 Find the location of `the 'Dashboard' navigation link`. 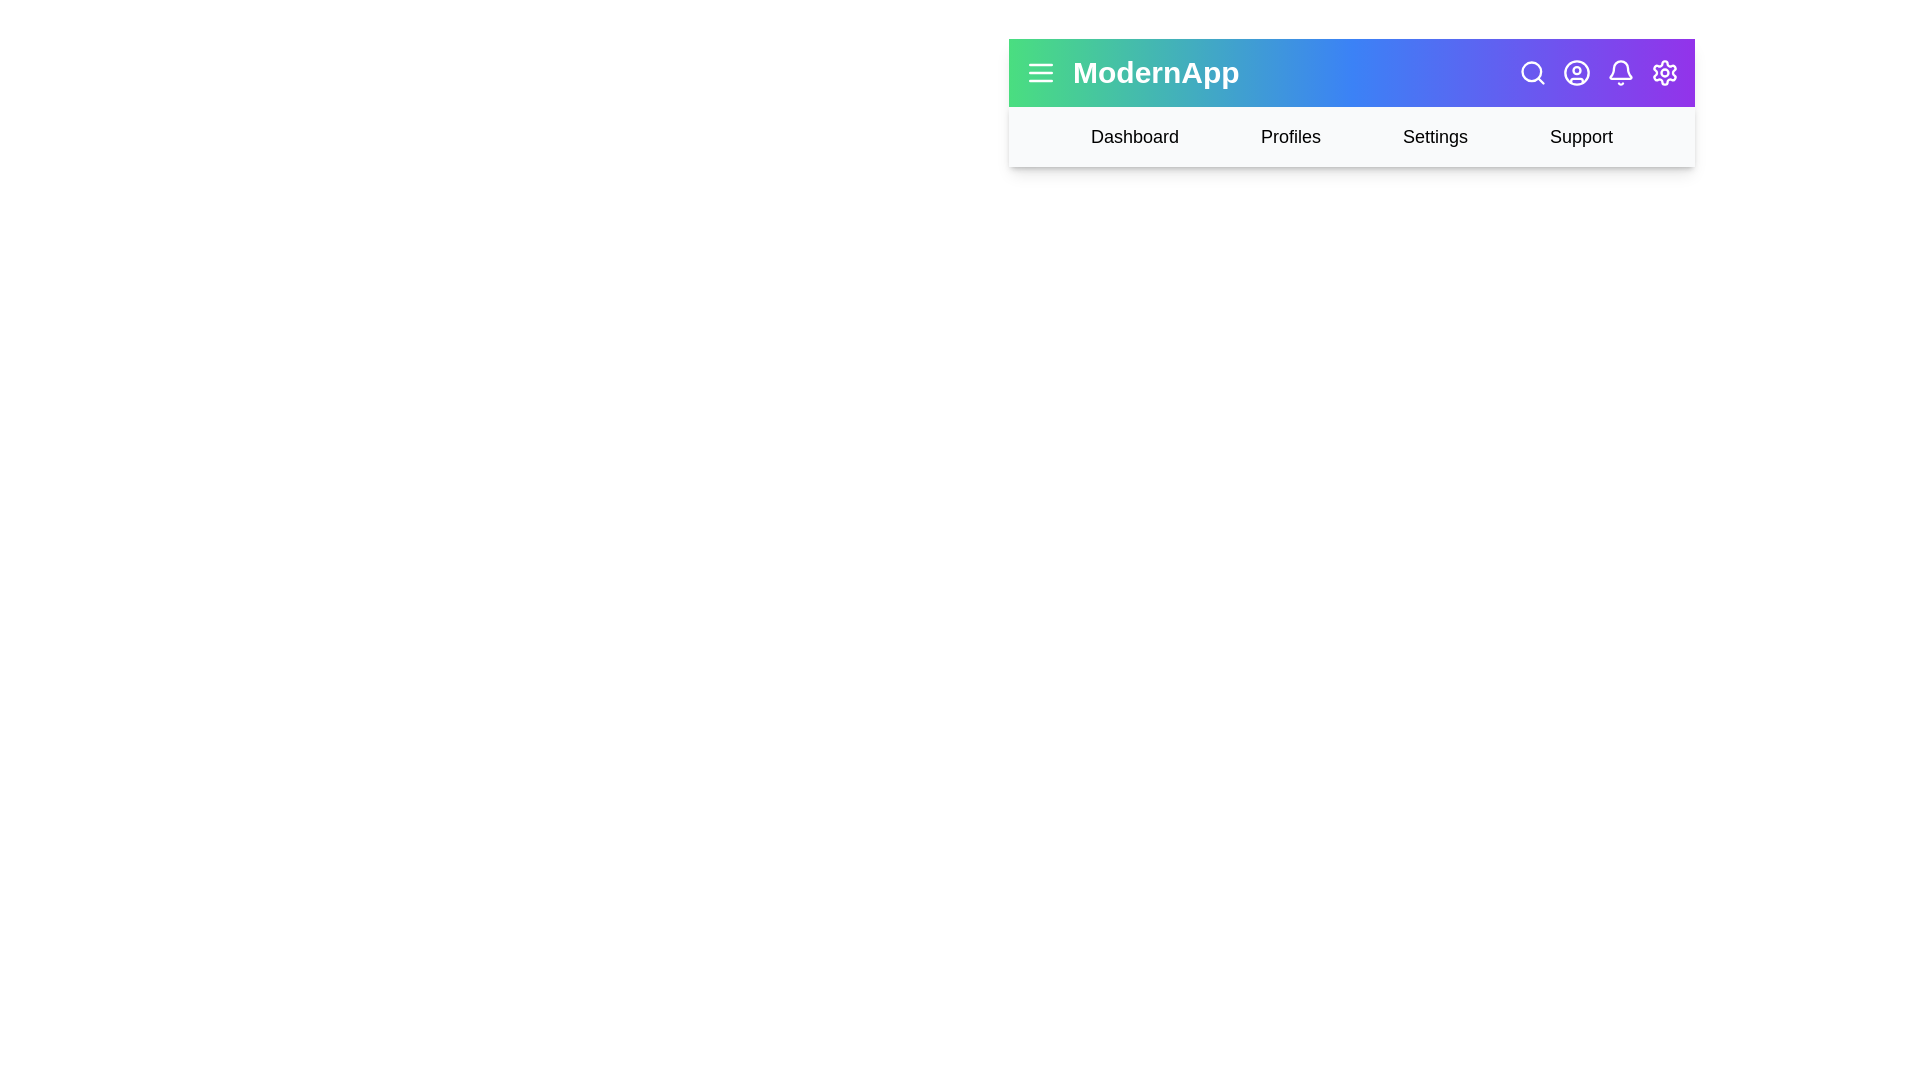

the 'Dashboard' navigation link is located at coordinates (1134, 136).